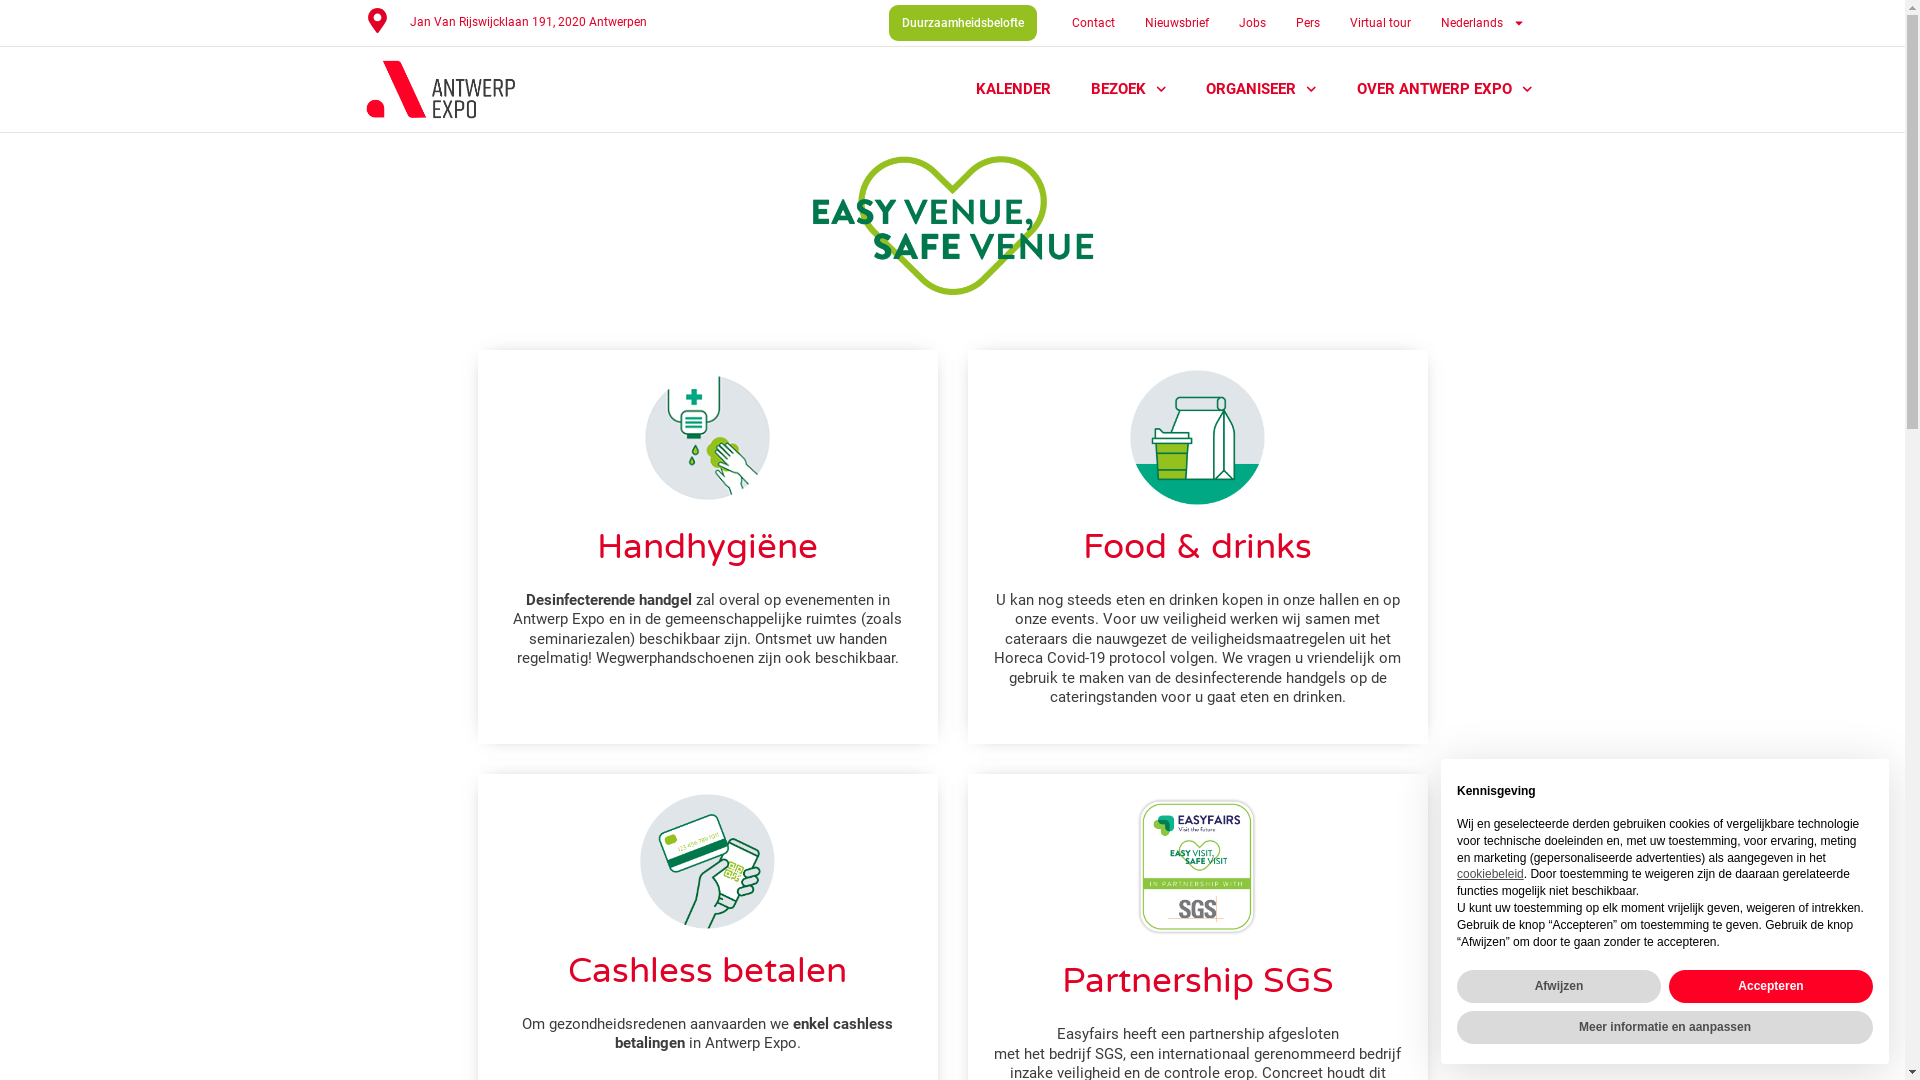 The width and height of the screenshot is (1920, 1080). What do you see at coordinates (1176, 23) in the screenshot?
I see `'Nieuwsbrief'` at bounding box center [1176, 23].